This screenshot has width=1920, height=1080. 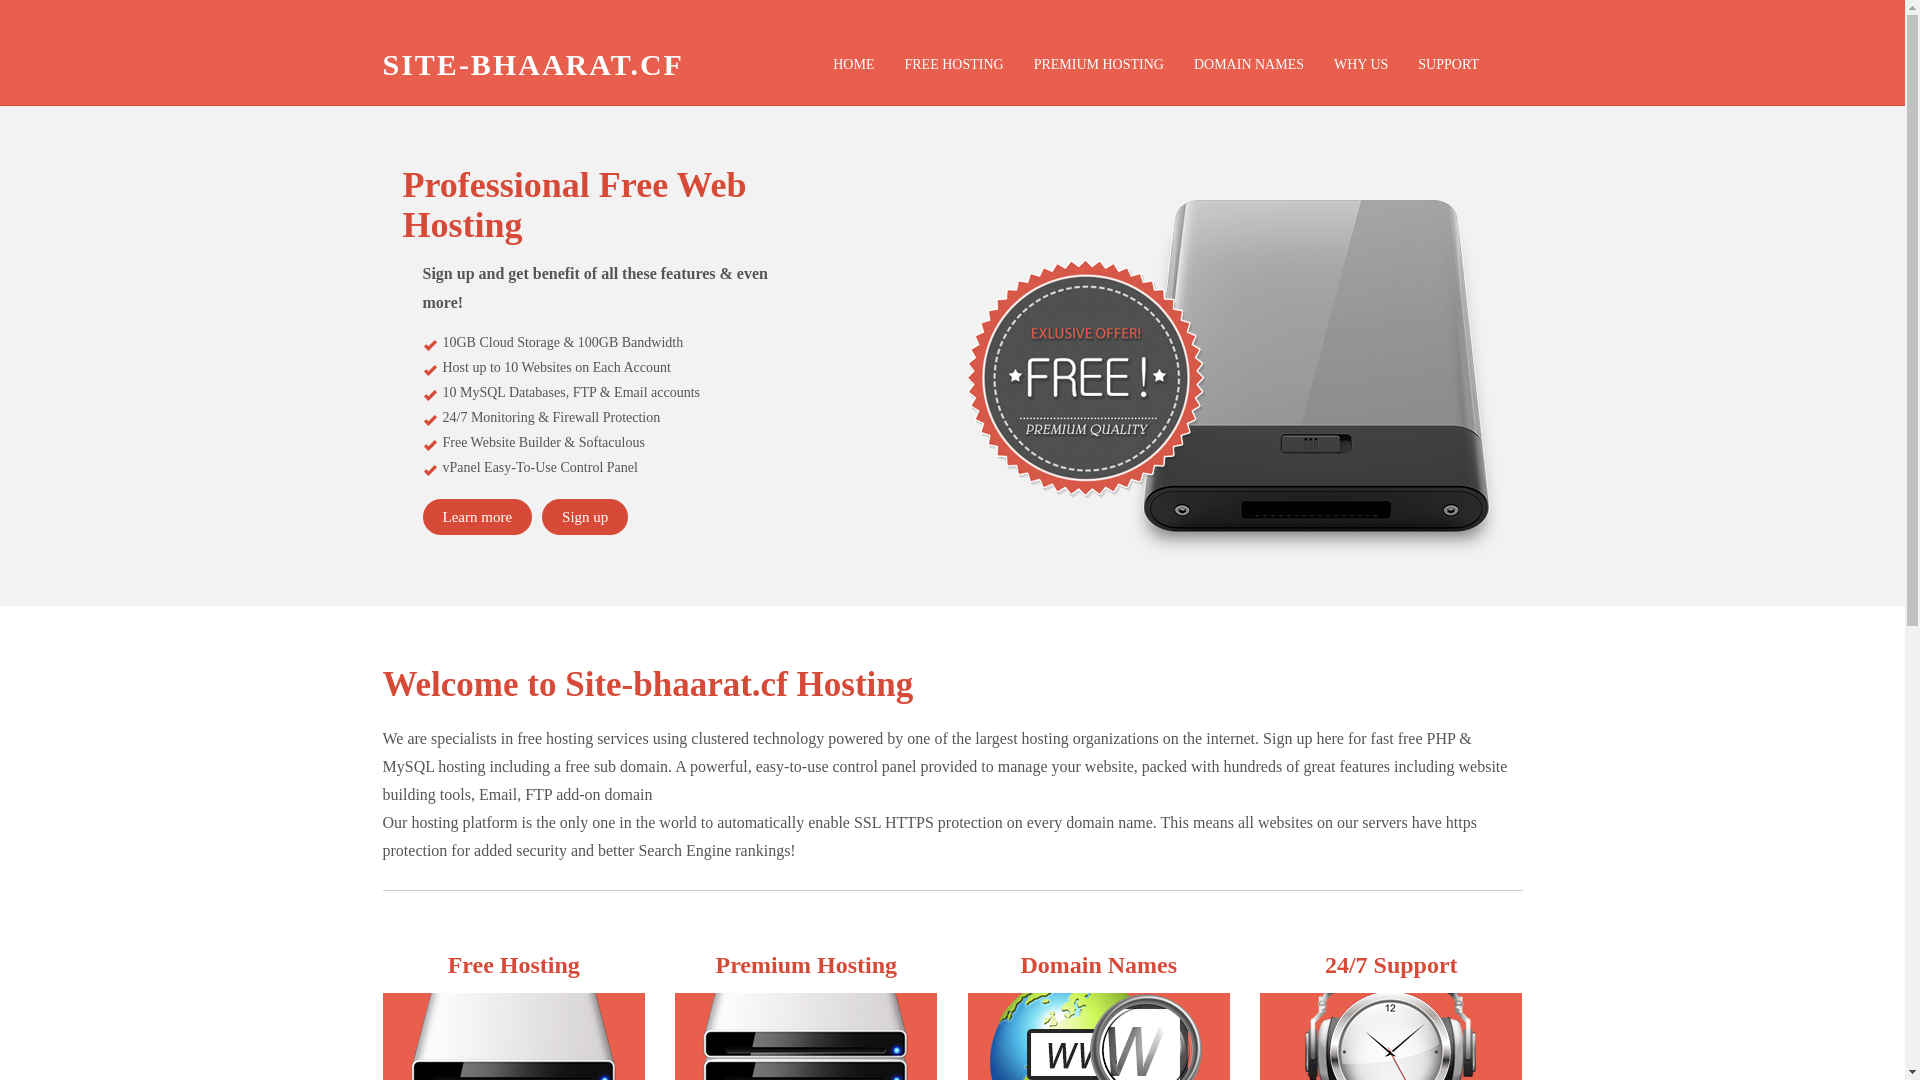 What do you see at coordinates (952, 64) in the screenshot?
I see `'FREE HOSTING'` at bounding box center [952, 64].